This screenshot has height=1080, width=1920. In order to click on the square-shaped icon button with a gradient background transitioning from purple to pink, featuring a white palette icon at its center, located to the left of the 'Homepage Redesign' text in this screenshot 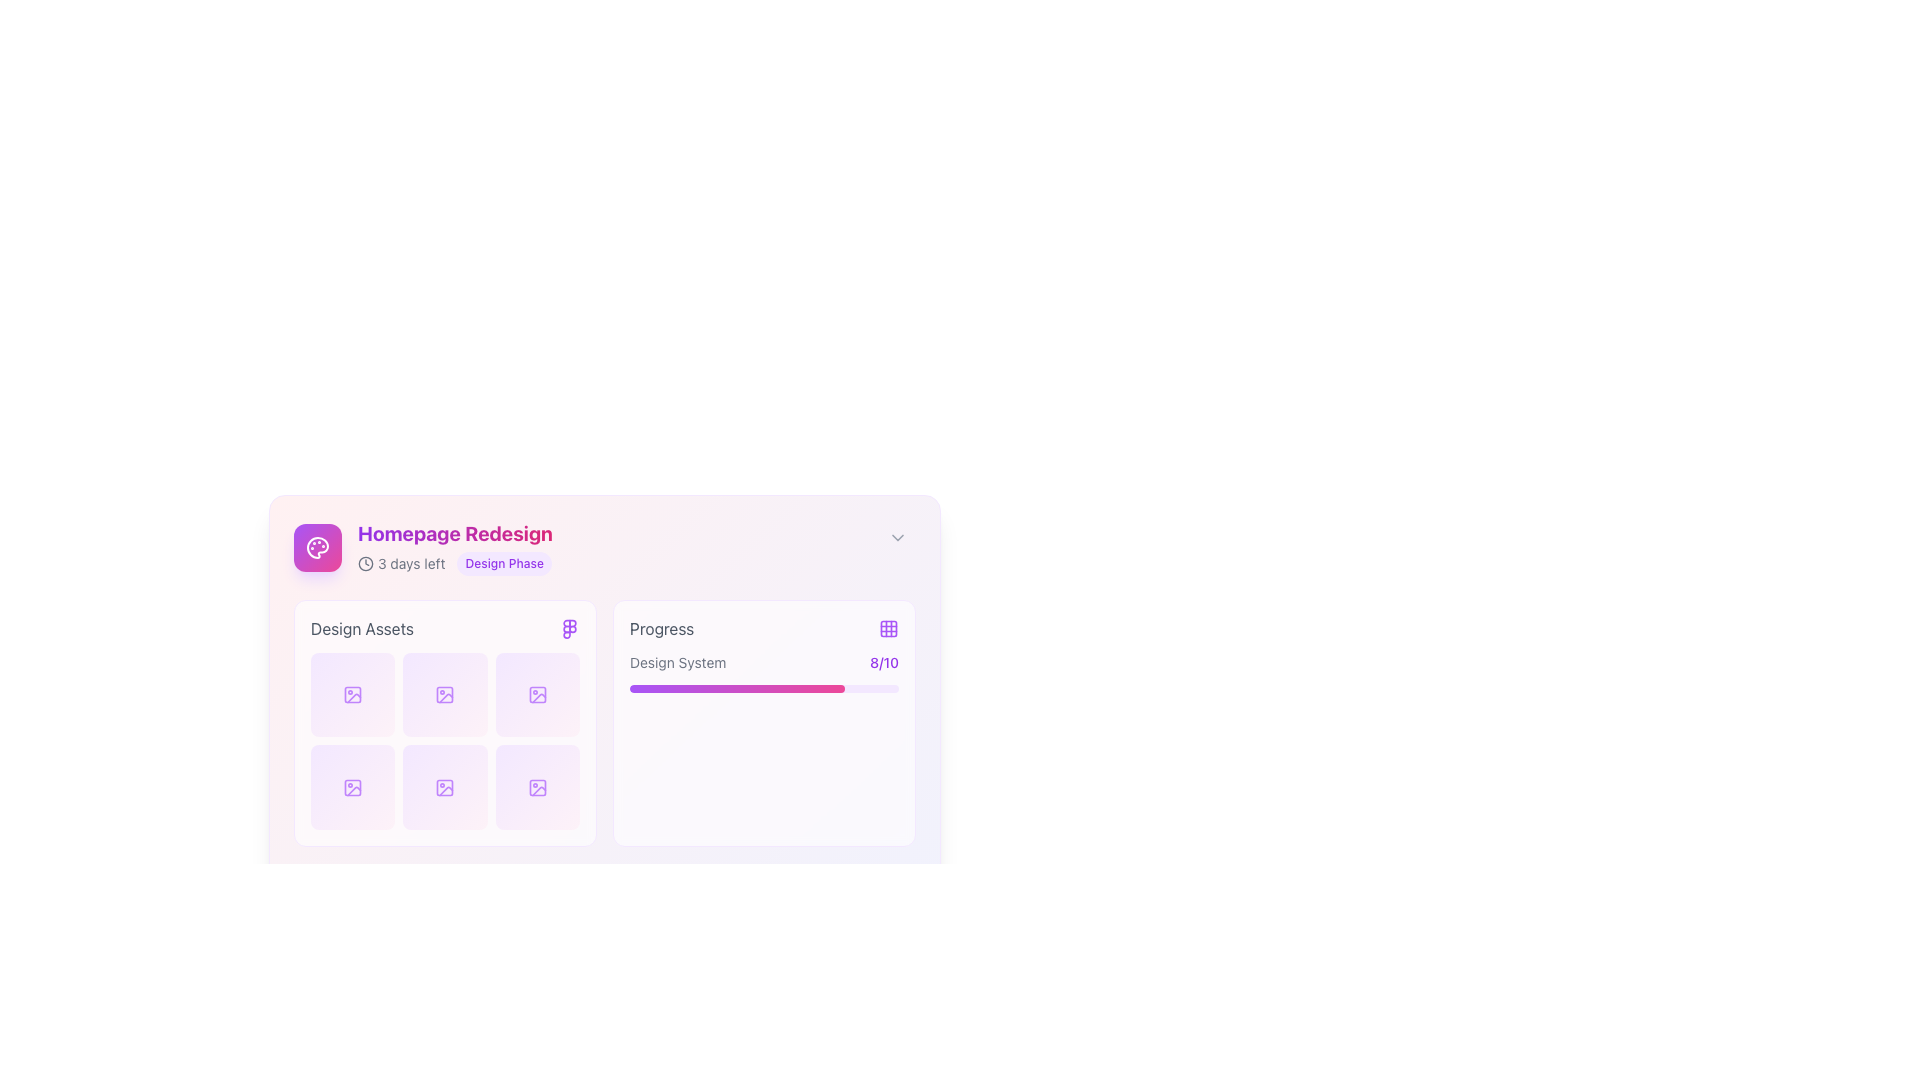, I will do `click(316, 547)`.